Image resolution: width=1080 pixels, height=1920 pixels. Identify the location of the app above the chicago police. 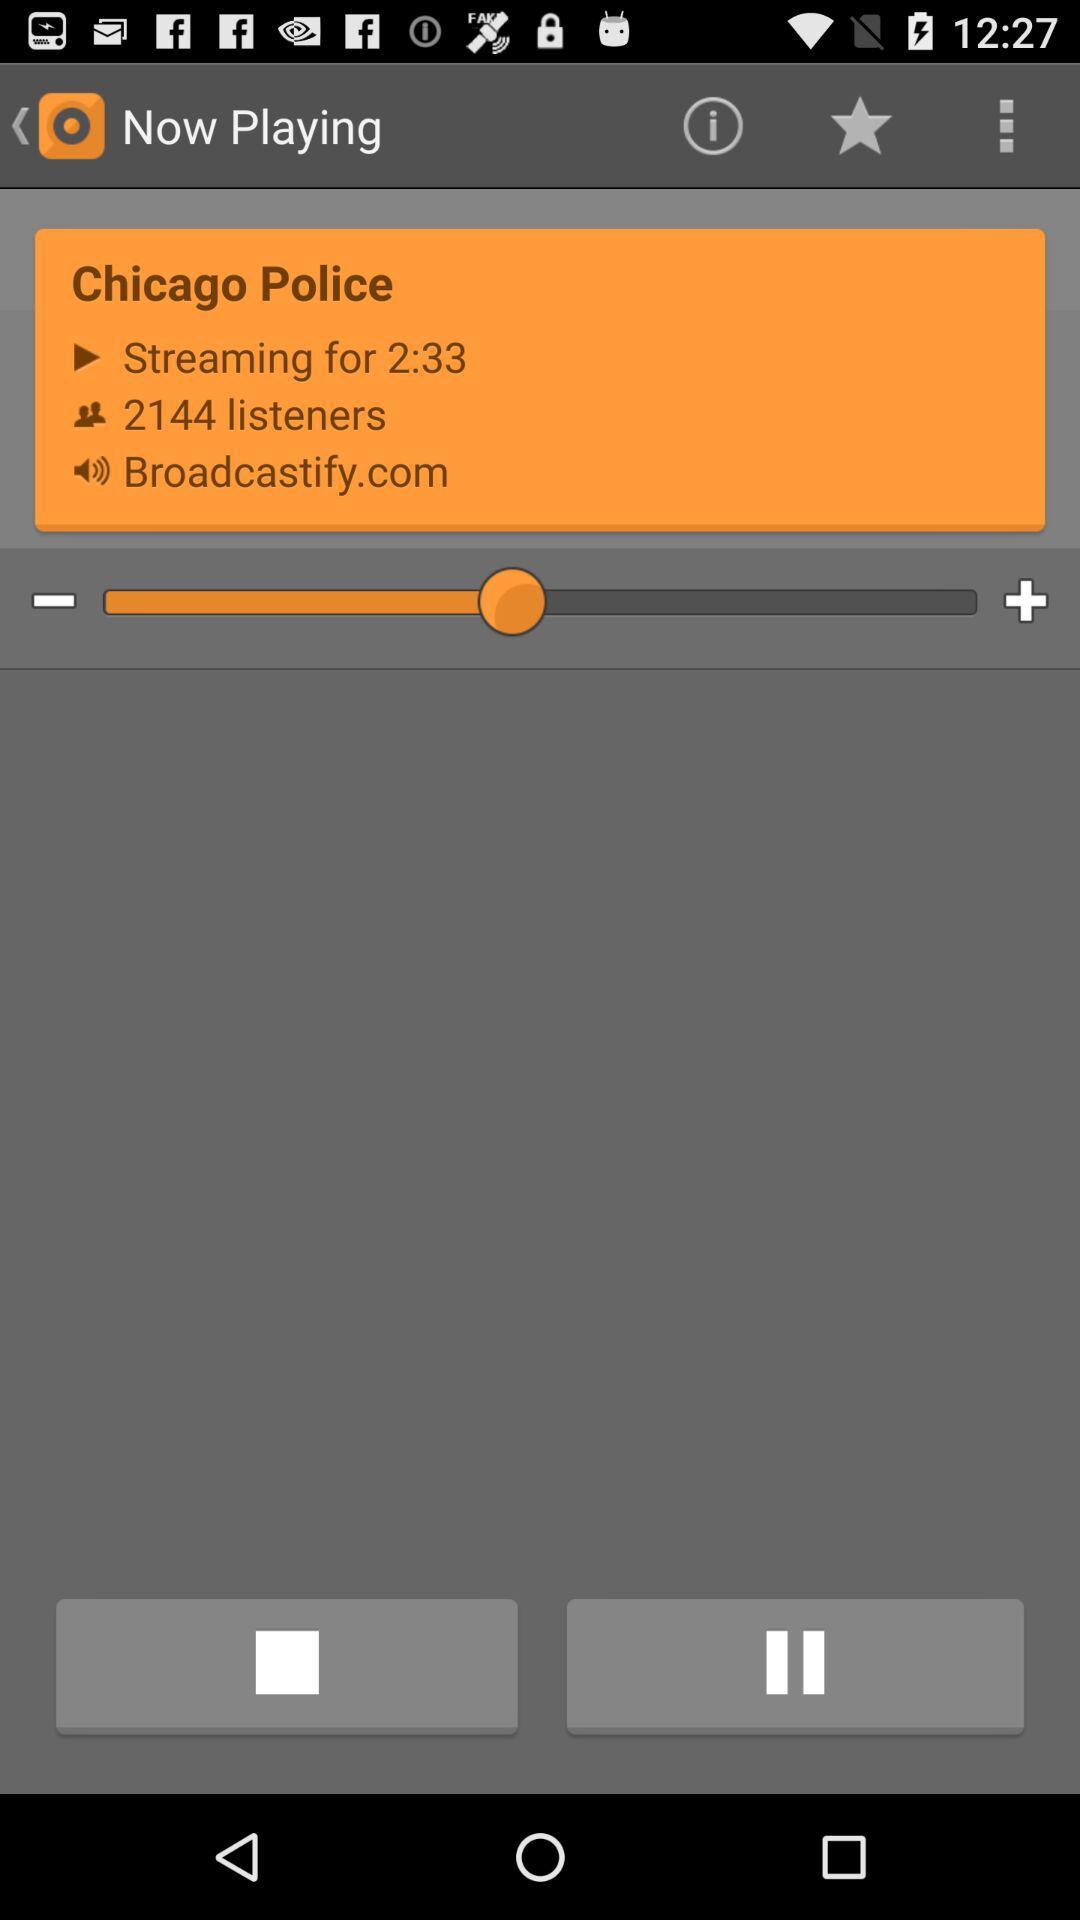
(858, 124).